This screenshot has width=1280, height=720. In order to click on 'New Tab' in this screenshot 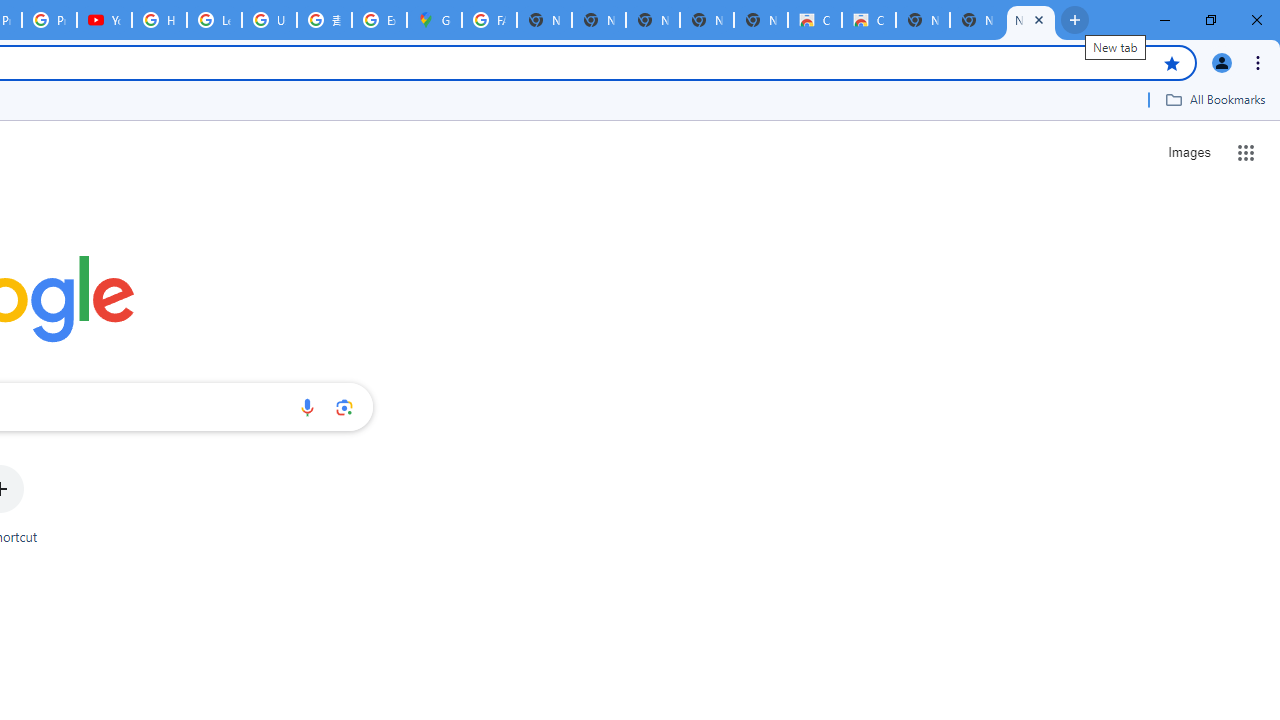, I will do `click(1031, 20)`.